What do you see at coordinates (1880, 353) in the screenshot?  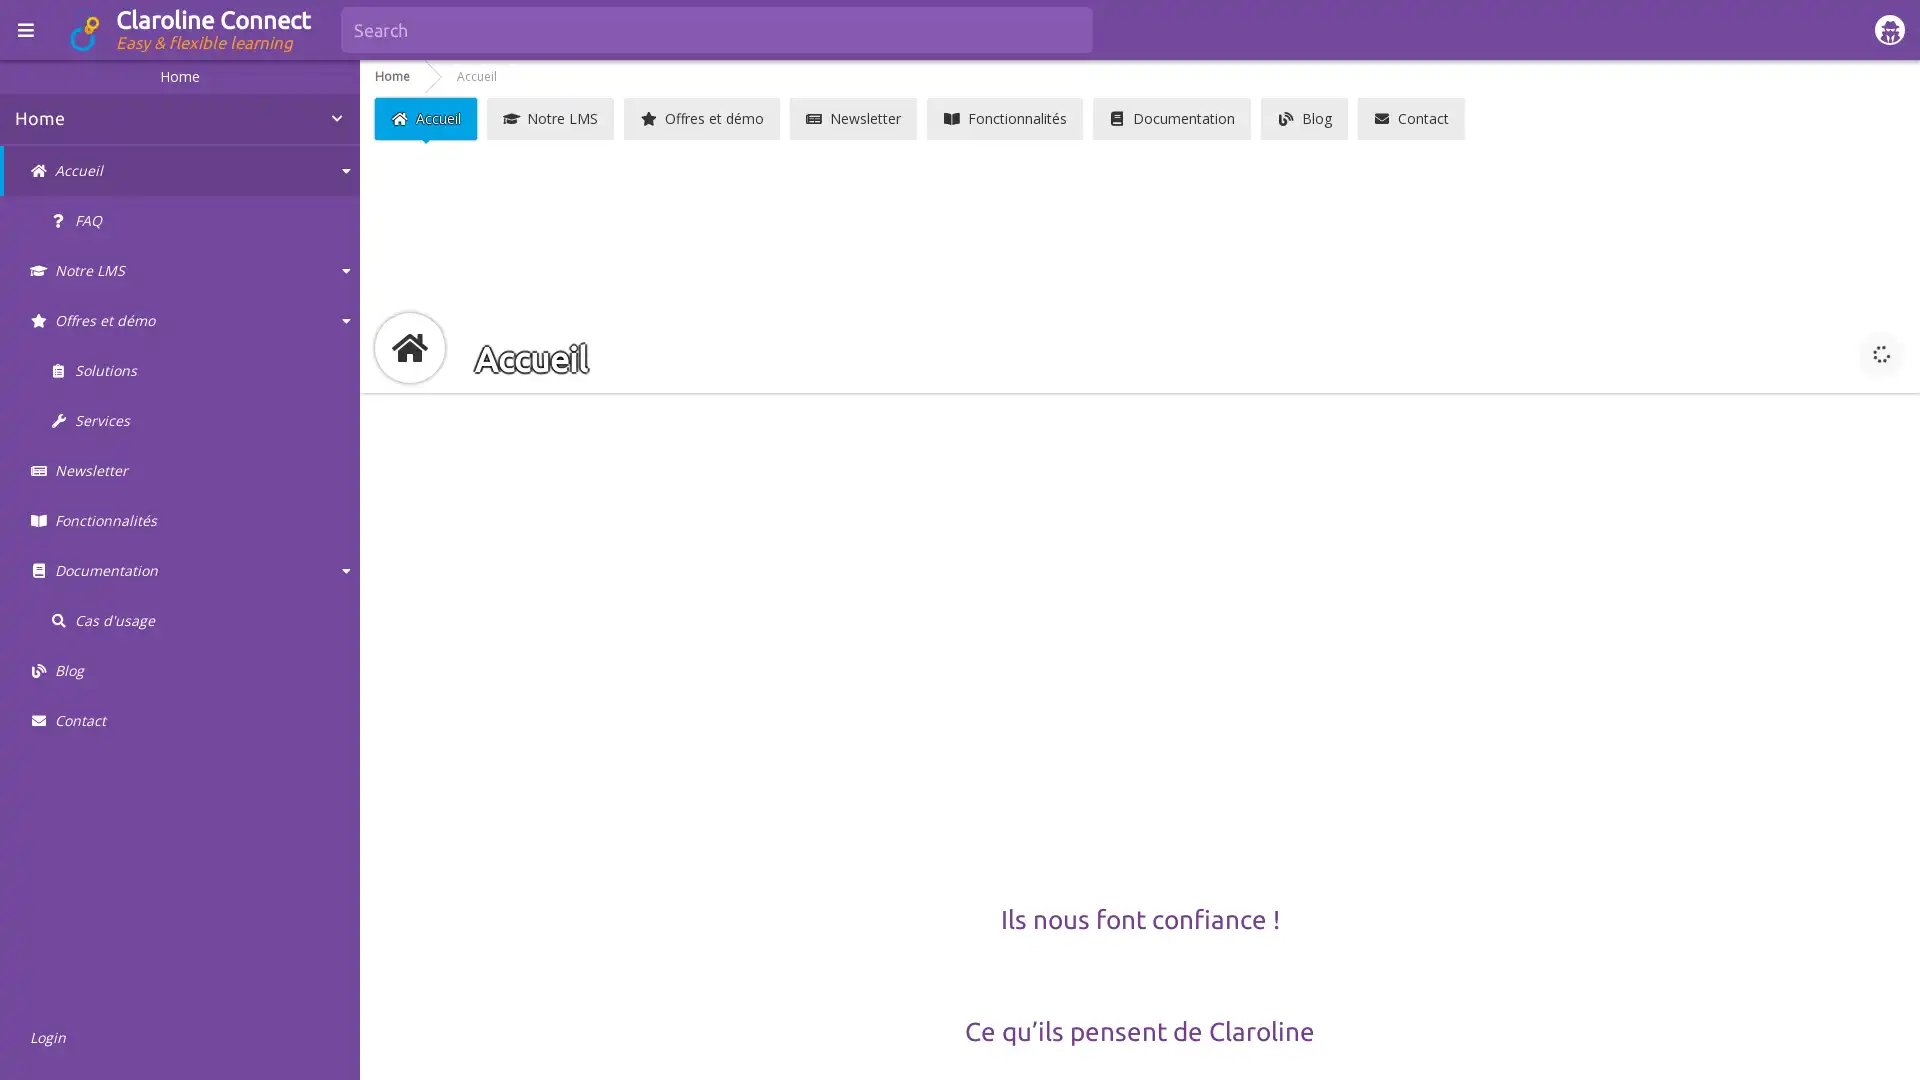 I see `Show more actions` at bounding box center [1880, 353].